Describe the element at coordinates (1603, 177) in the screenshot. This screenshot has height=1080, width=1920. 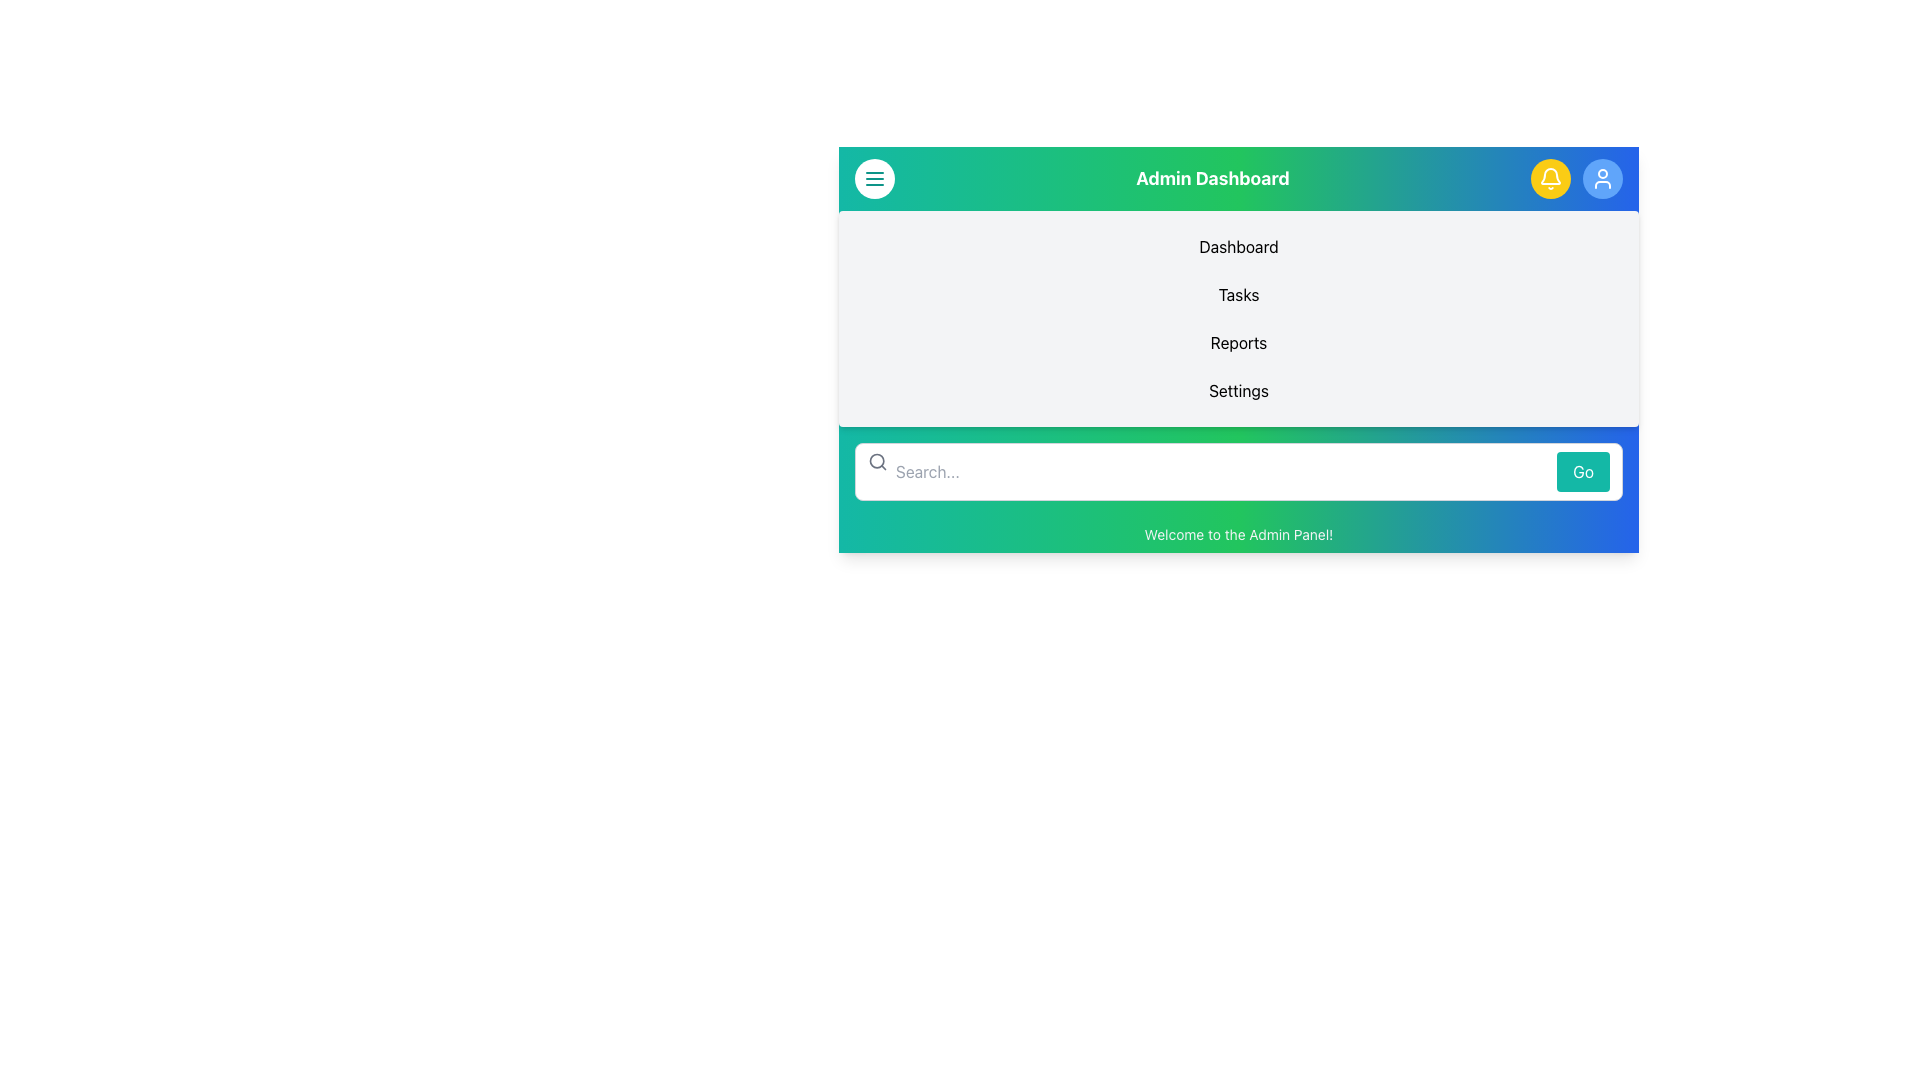
I see `the SVG user icon button located at the top-right corner of the interface for keyboard interaction` at that location.